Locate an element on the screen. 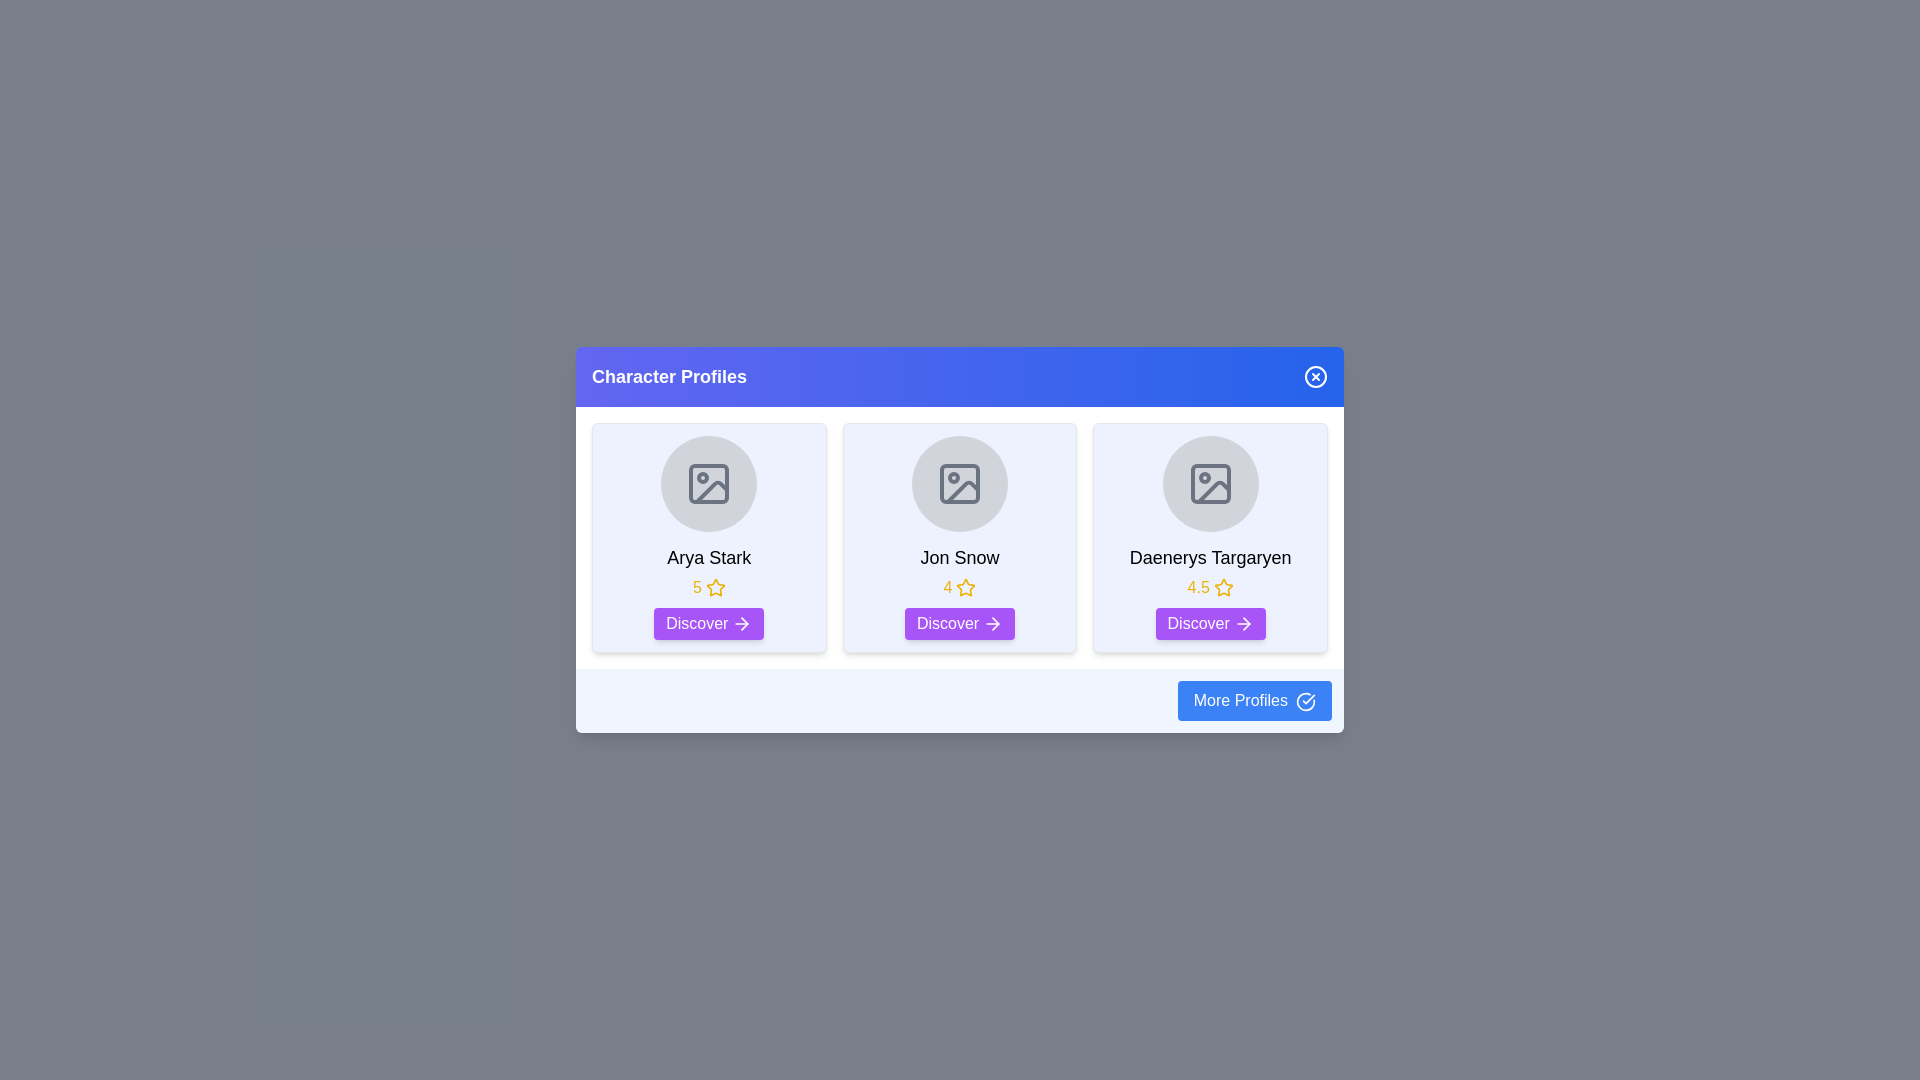 Image resolution: width=1920 pixels, height=1080 pixels. the star representing the rating of the character Daenerys Targaryen is located at coordinates (1208, 586).